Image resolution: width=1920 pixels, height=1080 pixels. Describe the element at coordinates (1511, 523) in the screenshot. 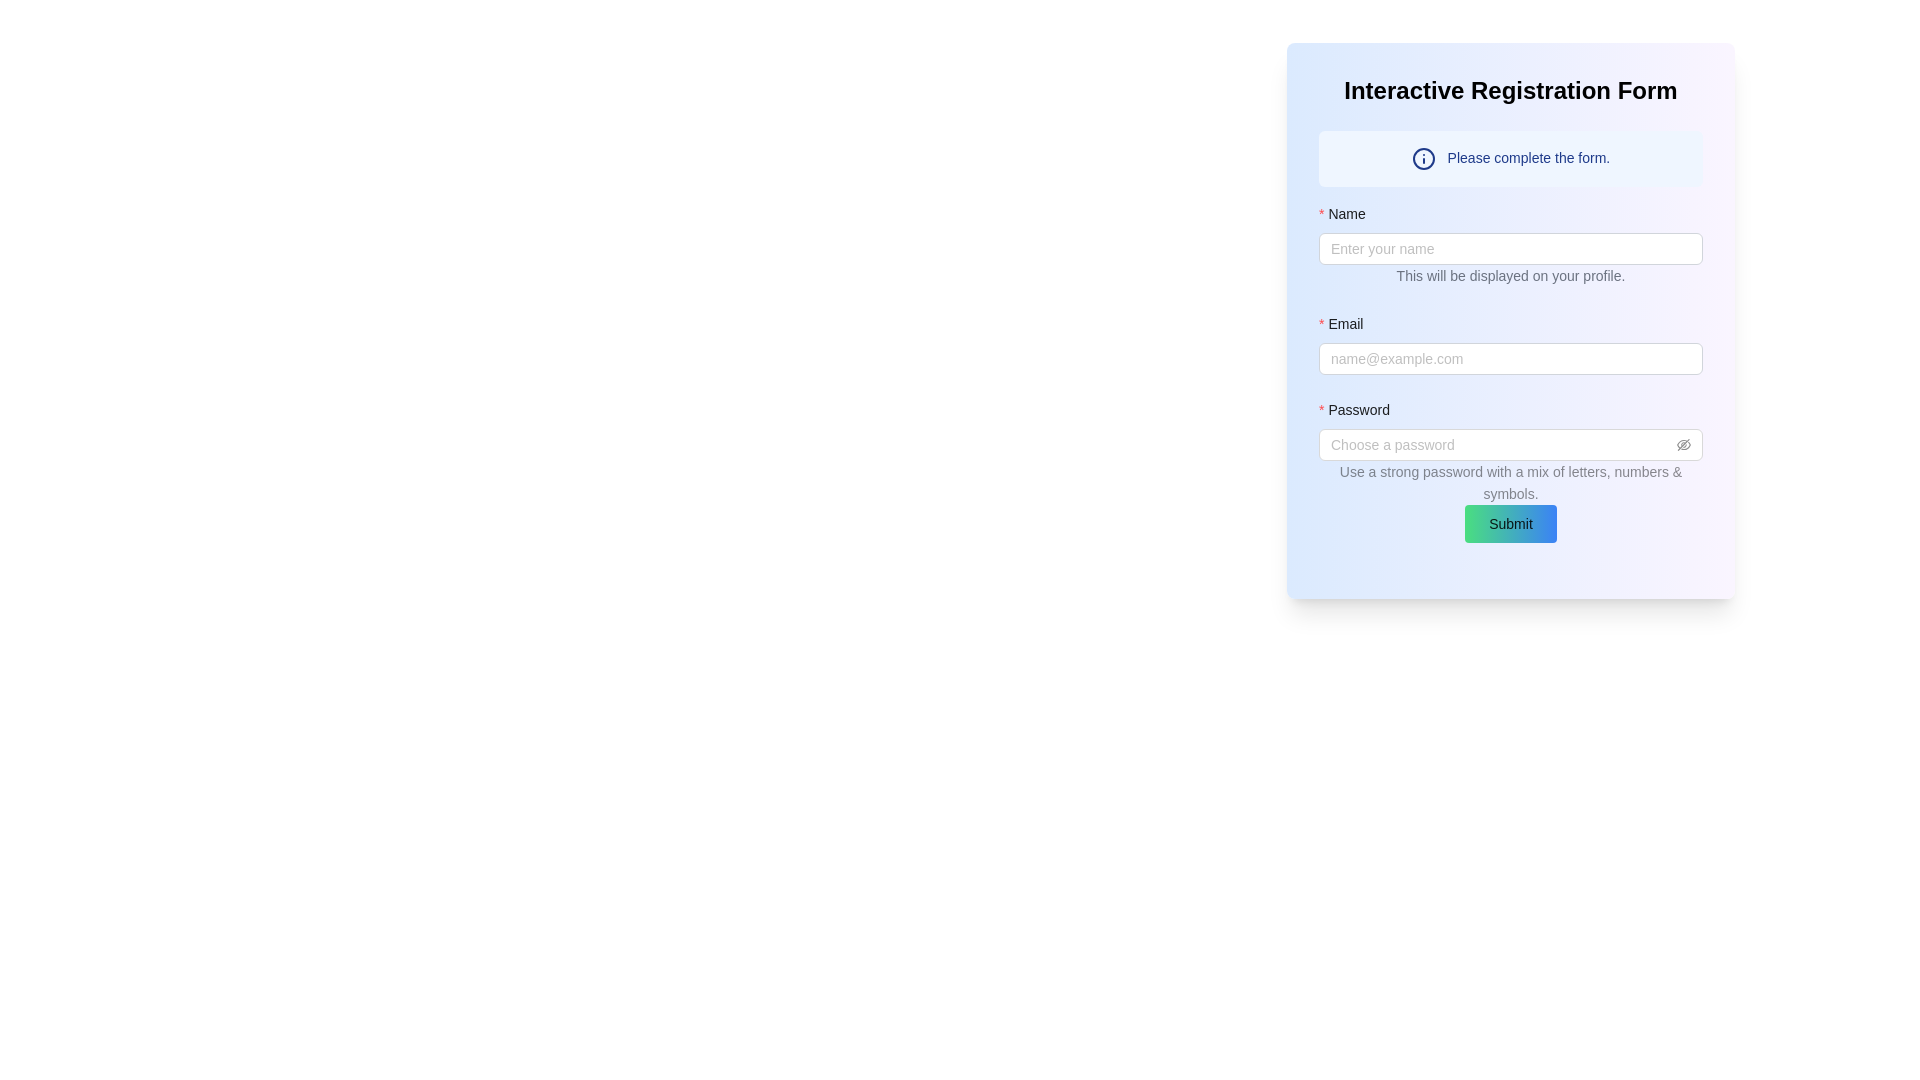

I see `the submit button located at the bottom of the registration form to interact with it` at that location.